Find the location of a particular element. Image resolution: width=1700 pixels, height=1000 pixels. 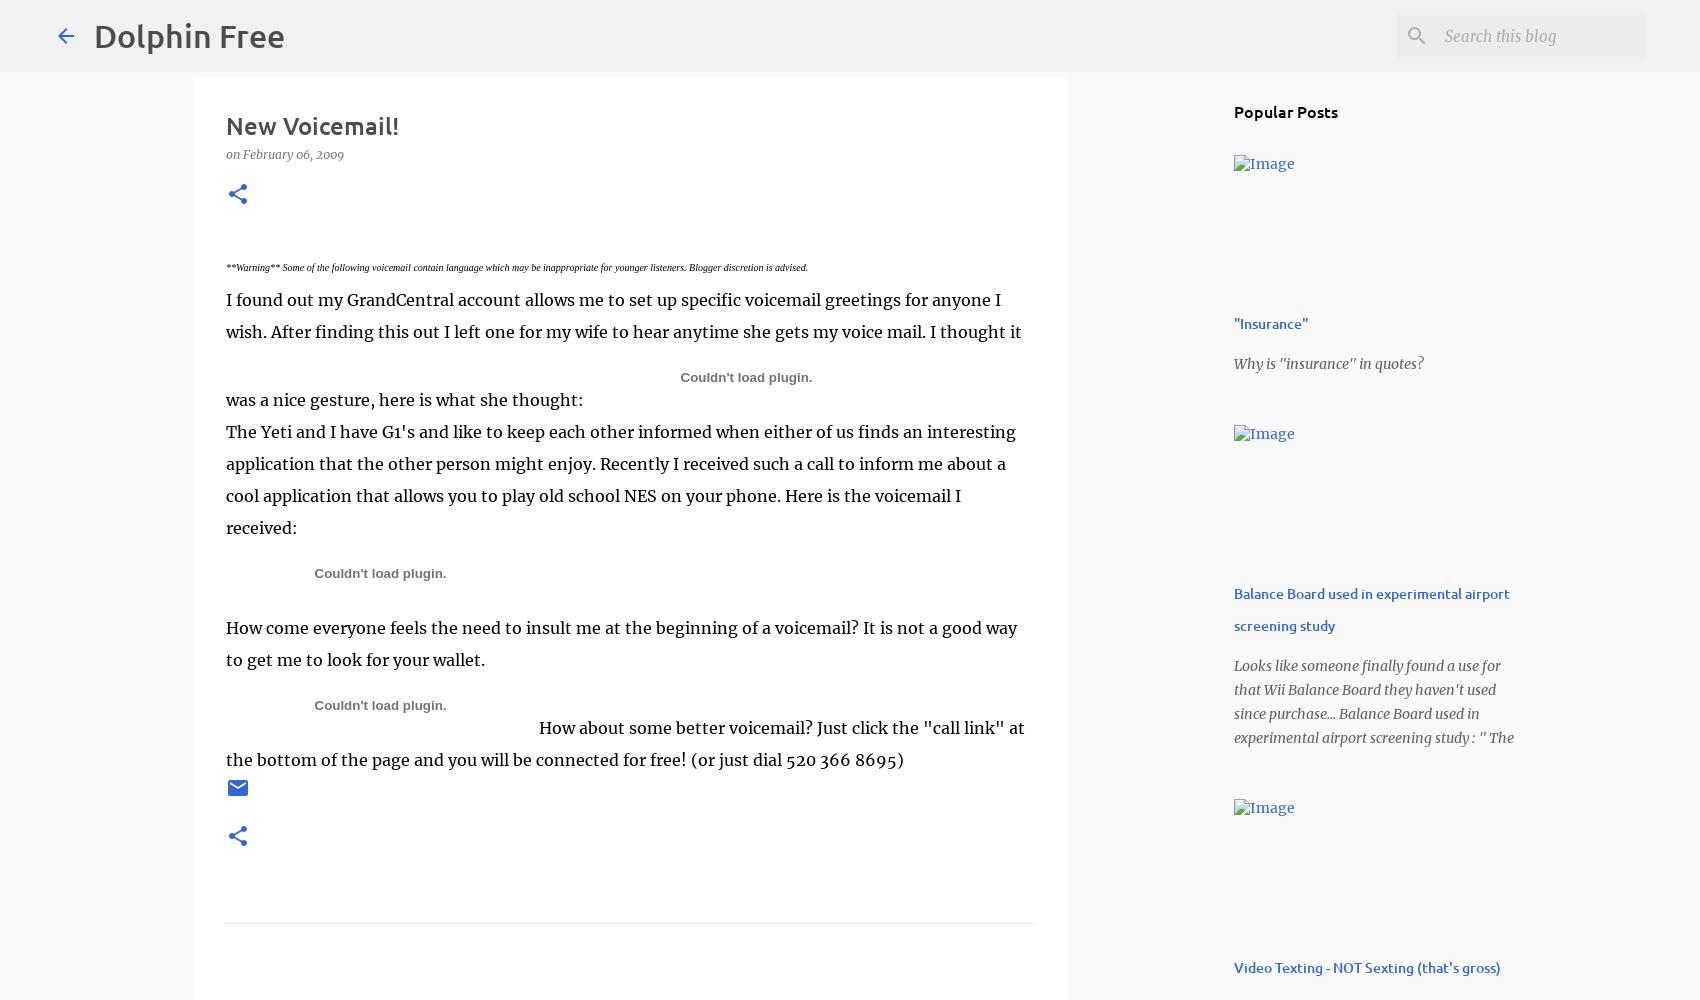

'Video Texting - NOT Sexting (that's gross)' is located at coordinates (1367, 966).